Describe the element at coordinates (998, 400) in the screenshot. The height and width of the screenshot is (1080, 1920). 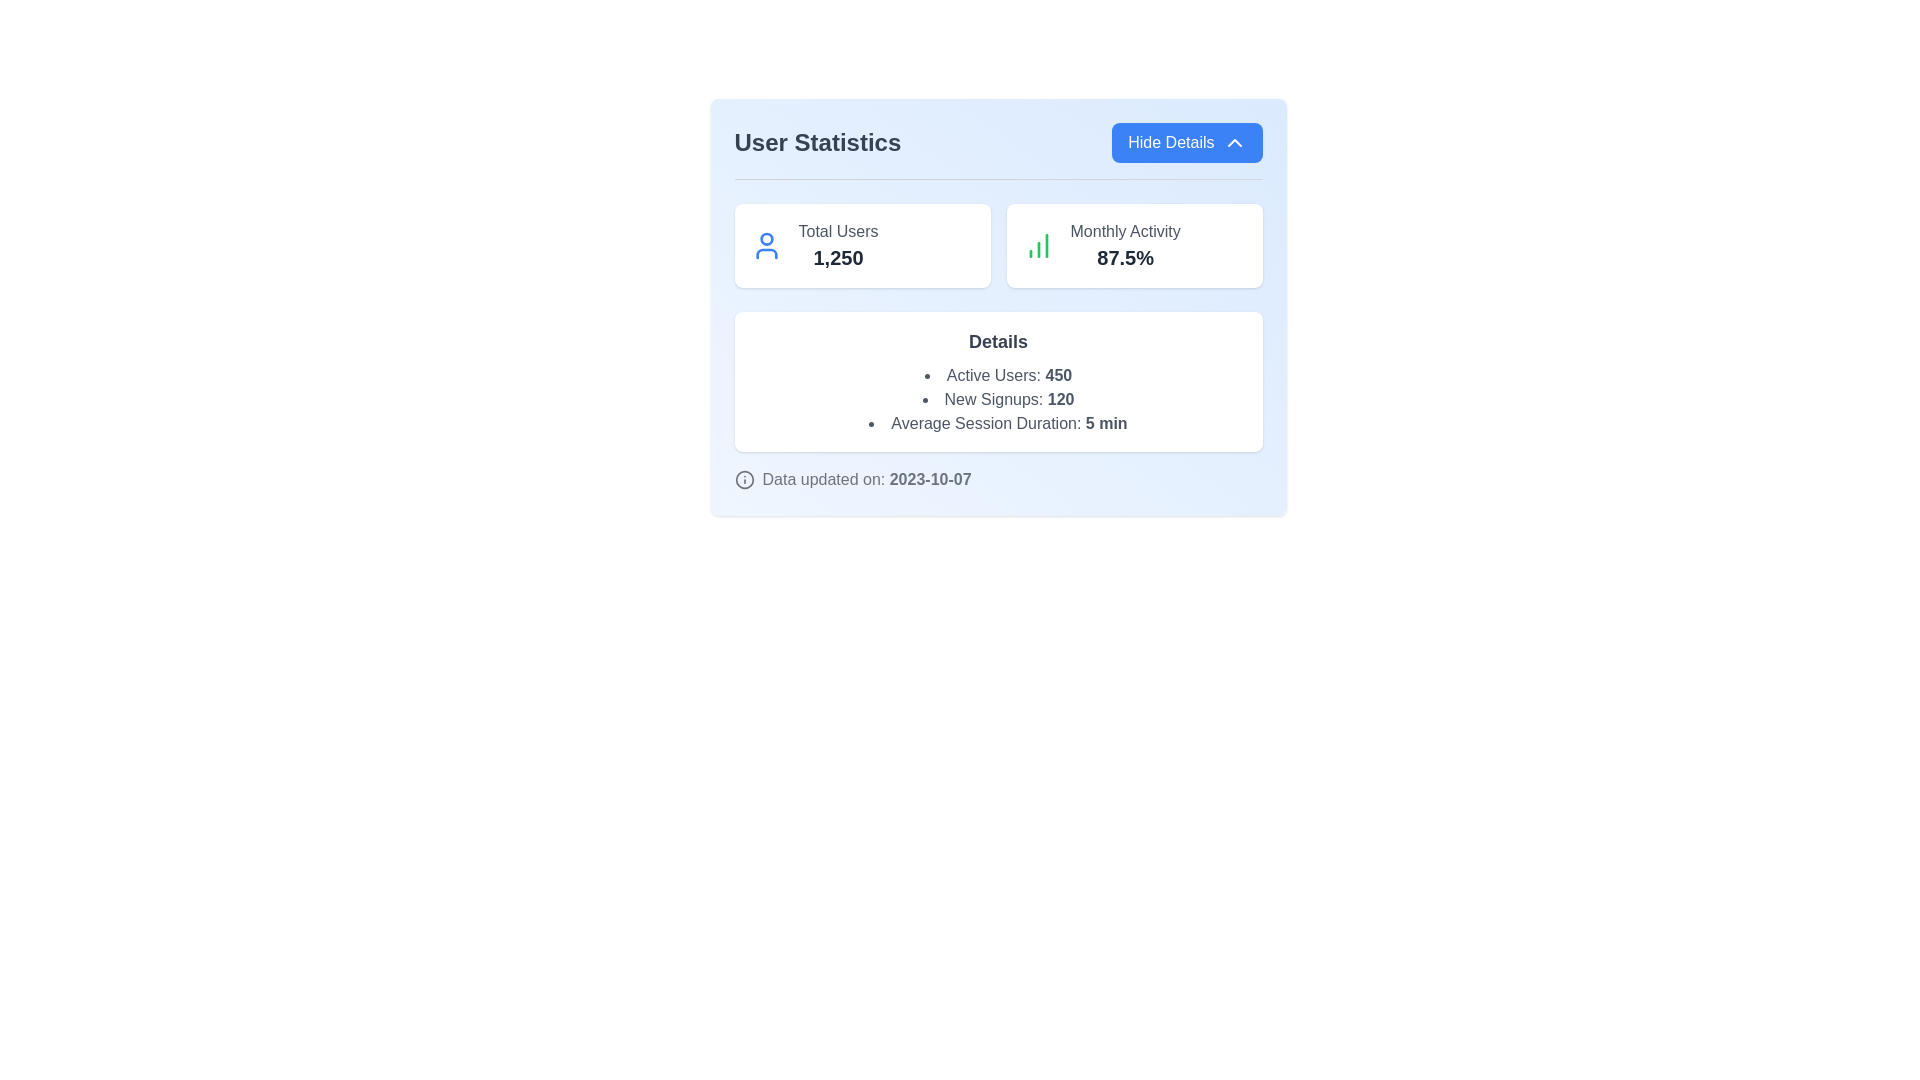
I see `the Text block (bullet list) that summarizes user activity metrics, located within the 'Details' card below the 'User Statistics' section` at that location.